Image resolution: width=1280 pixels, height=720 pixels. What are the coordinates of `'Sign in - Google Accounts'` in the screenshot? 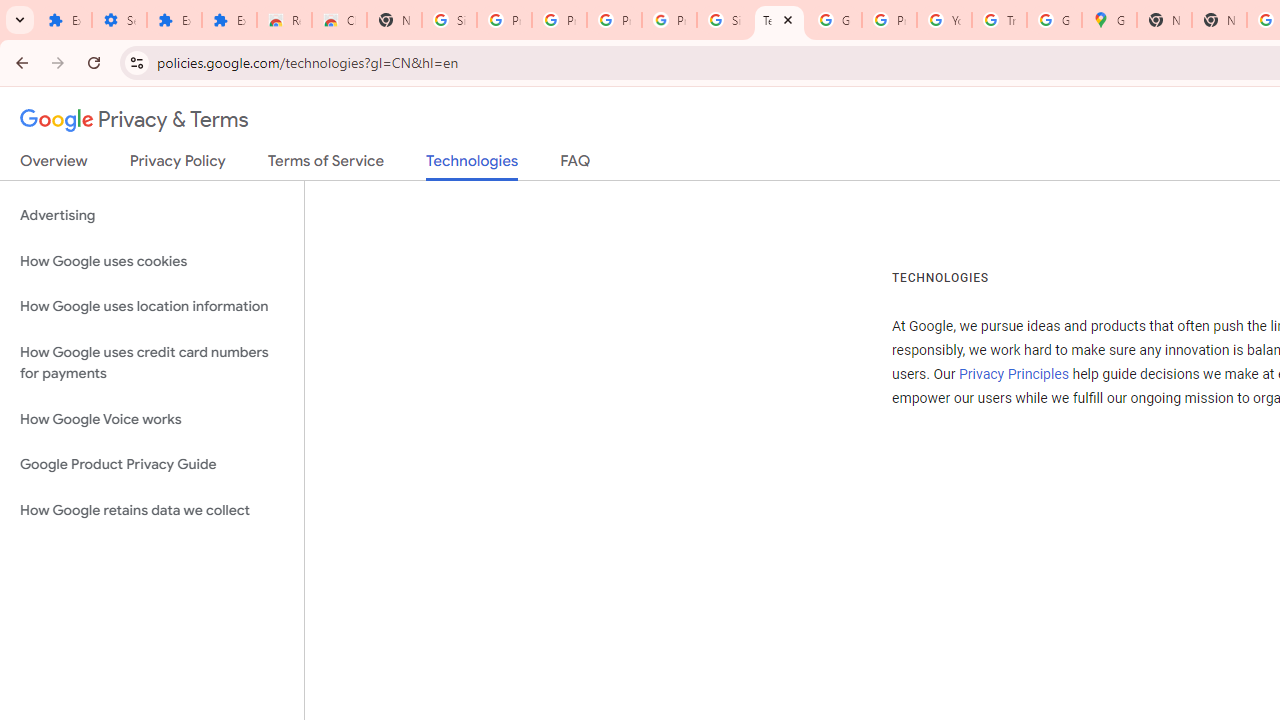 It's located at (724, 20).